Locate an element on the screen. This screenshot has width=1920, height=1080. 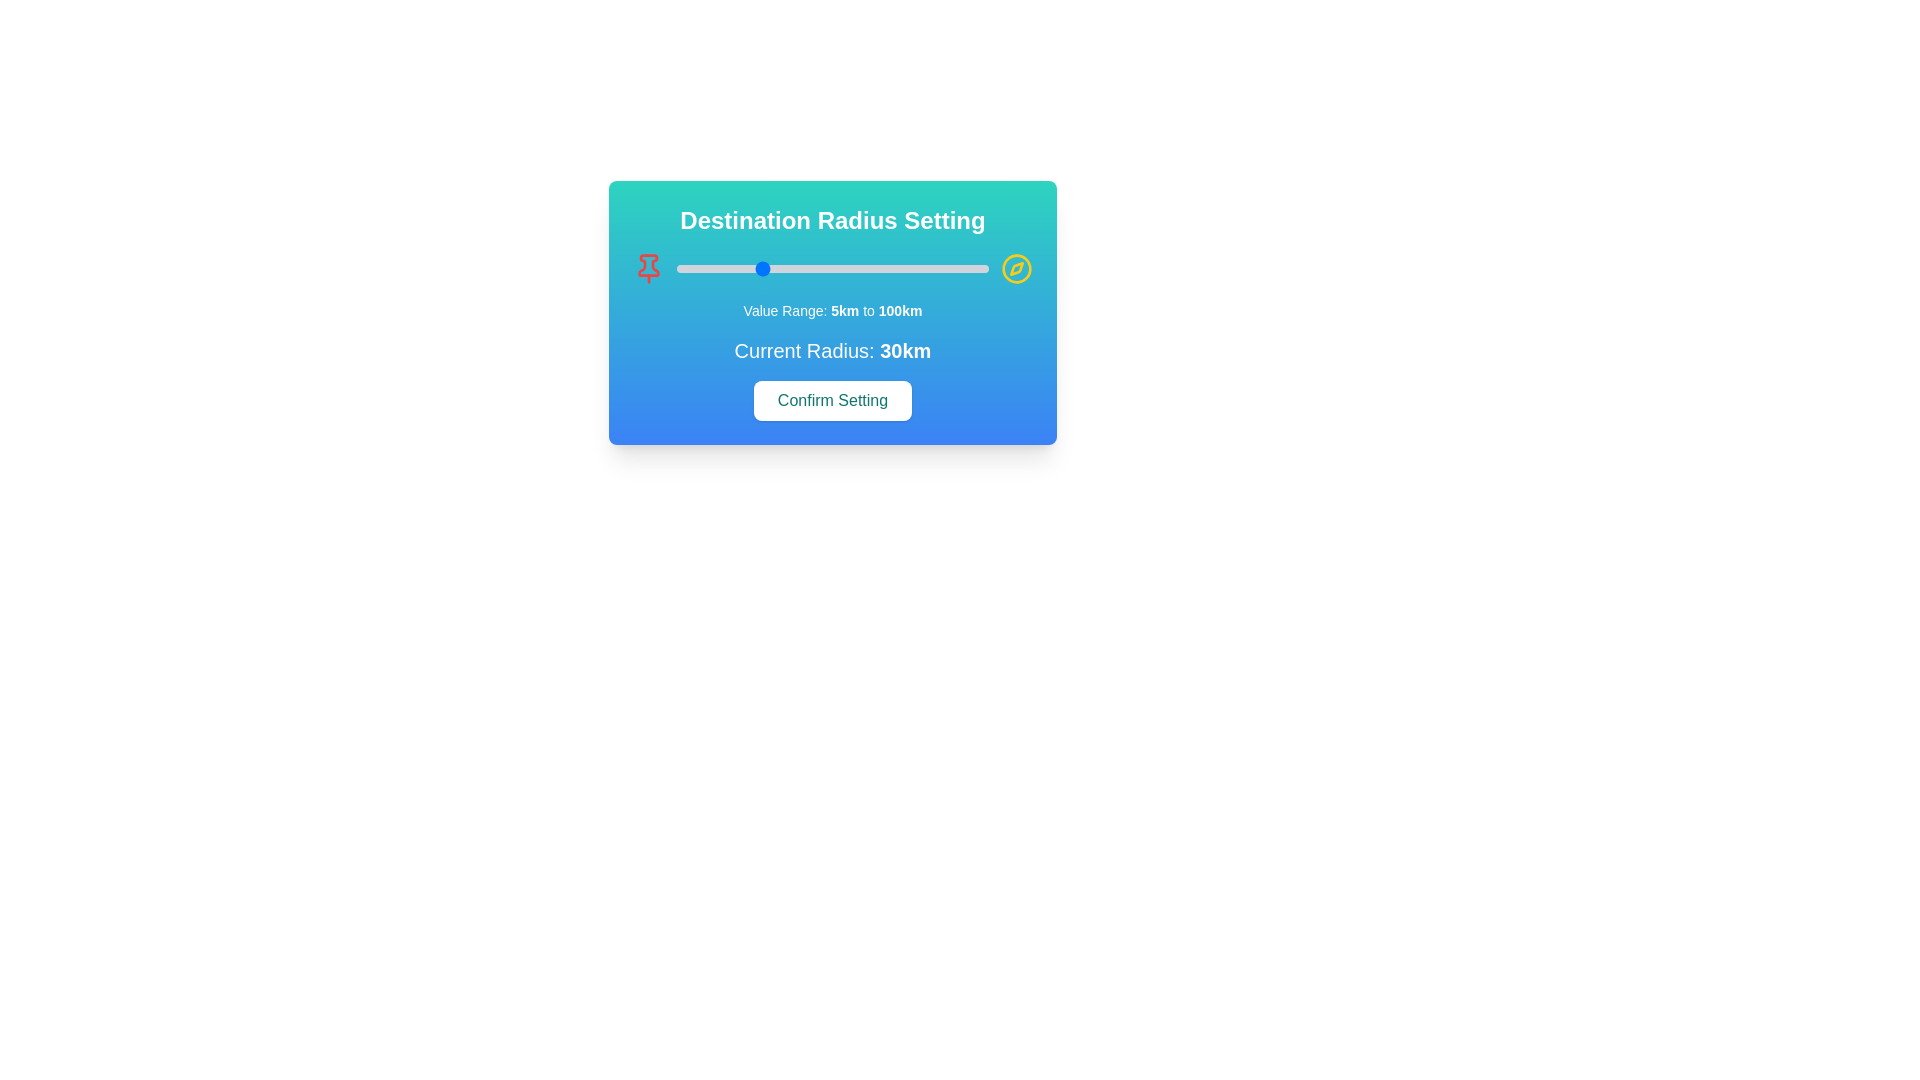
the slider to set the radius to 33 km, observing the visual feedback is located at coordinates (767, 268).